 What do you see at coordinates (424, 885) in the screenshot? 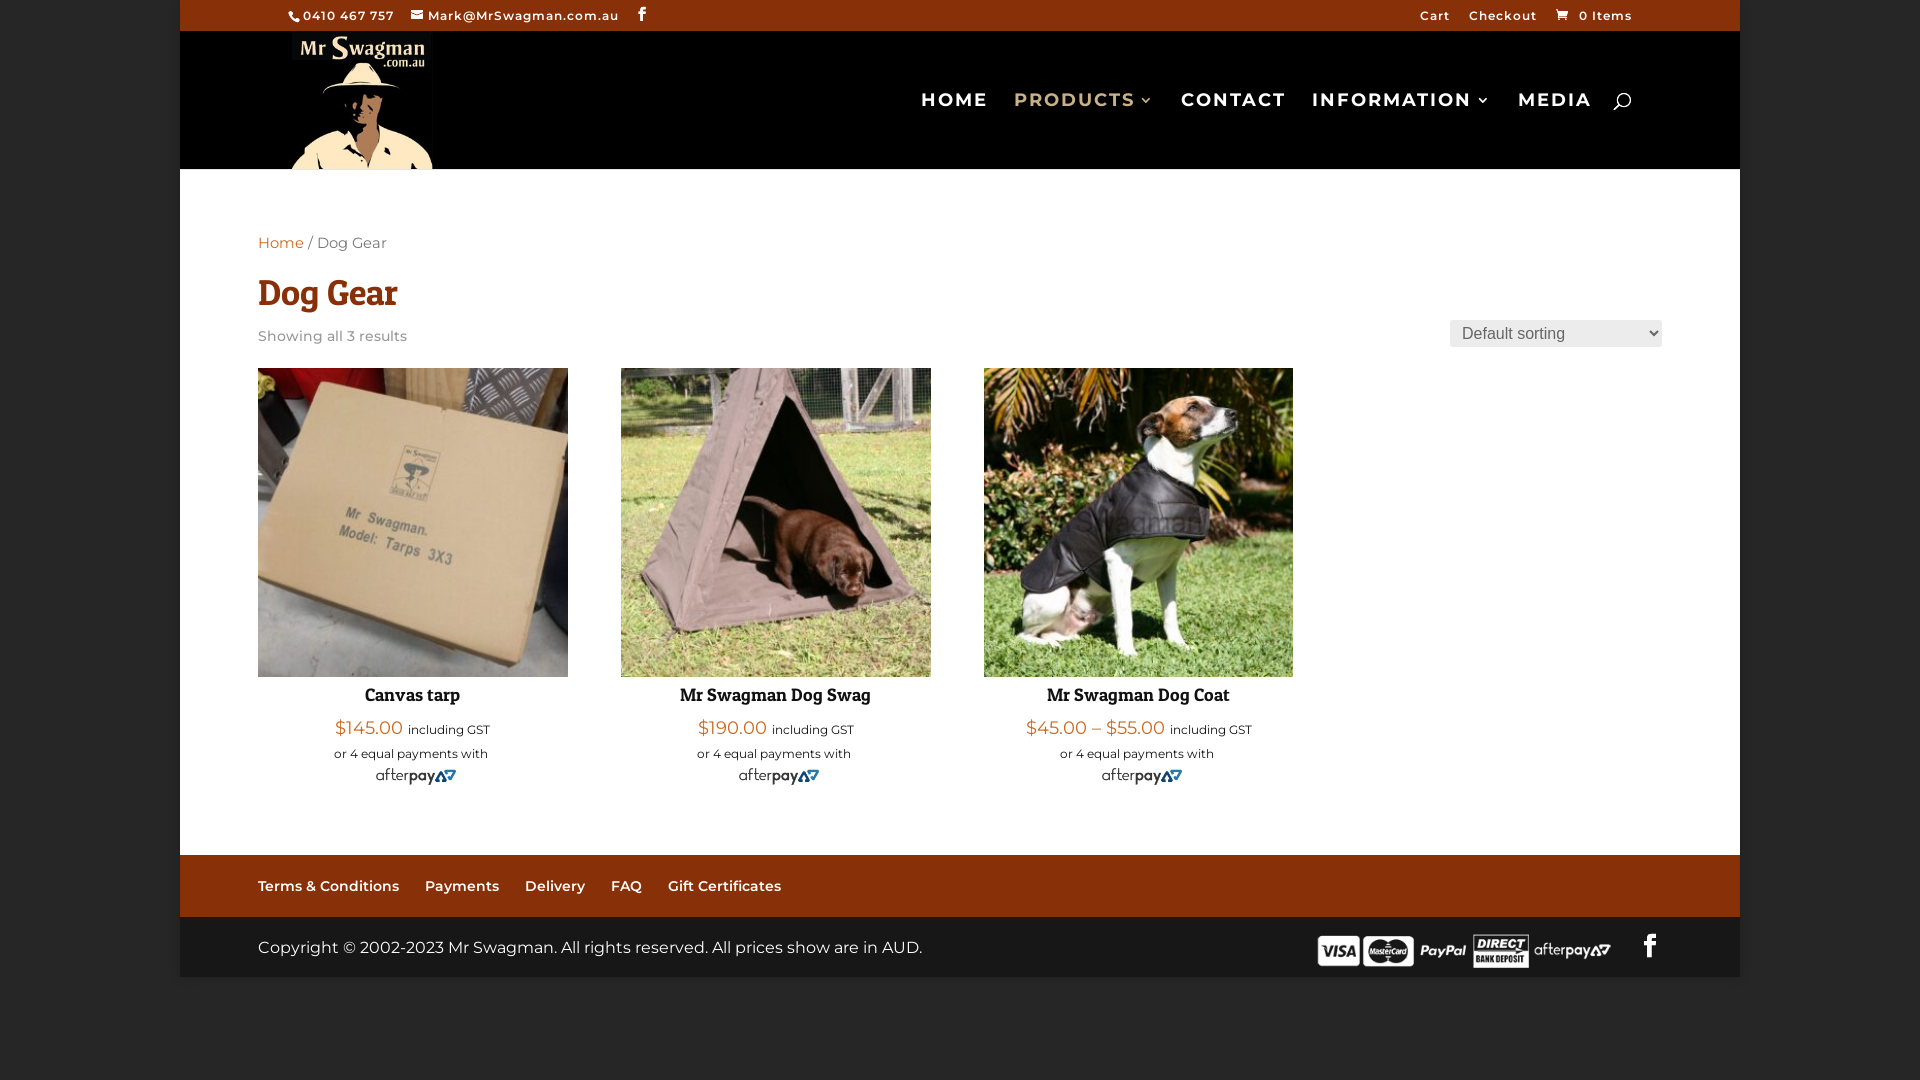
I see `'Payments'` at bounding box center [424, 885].